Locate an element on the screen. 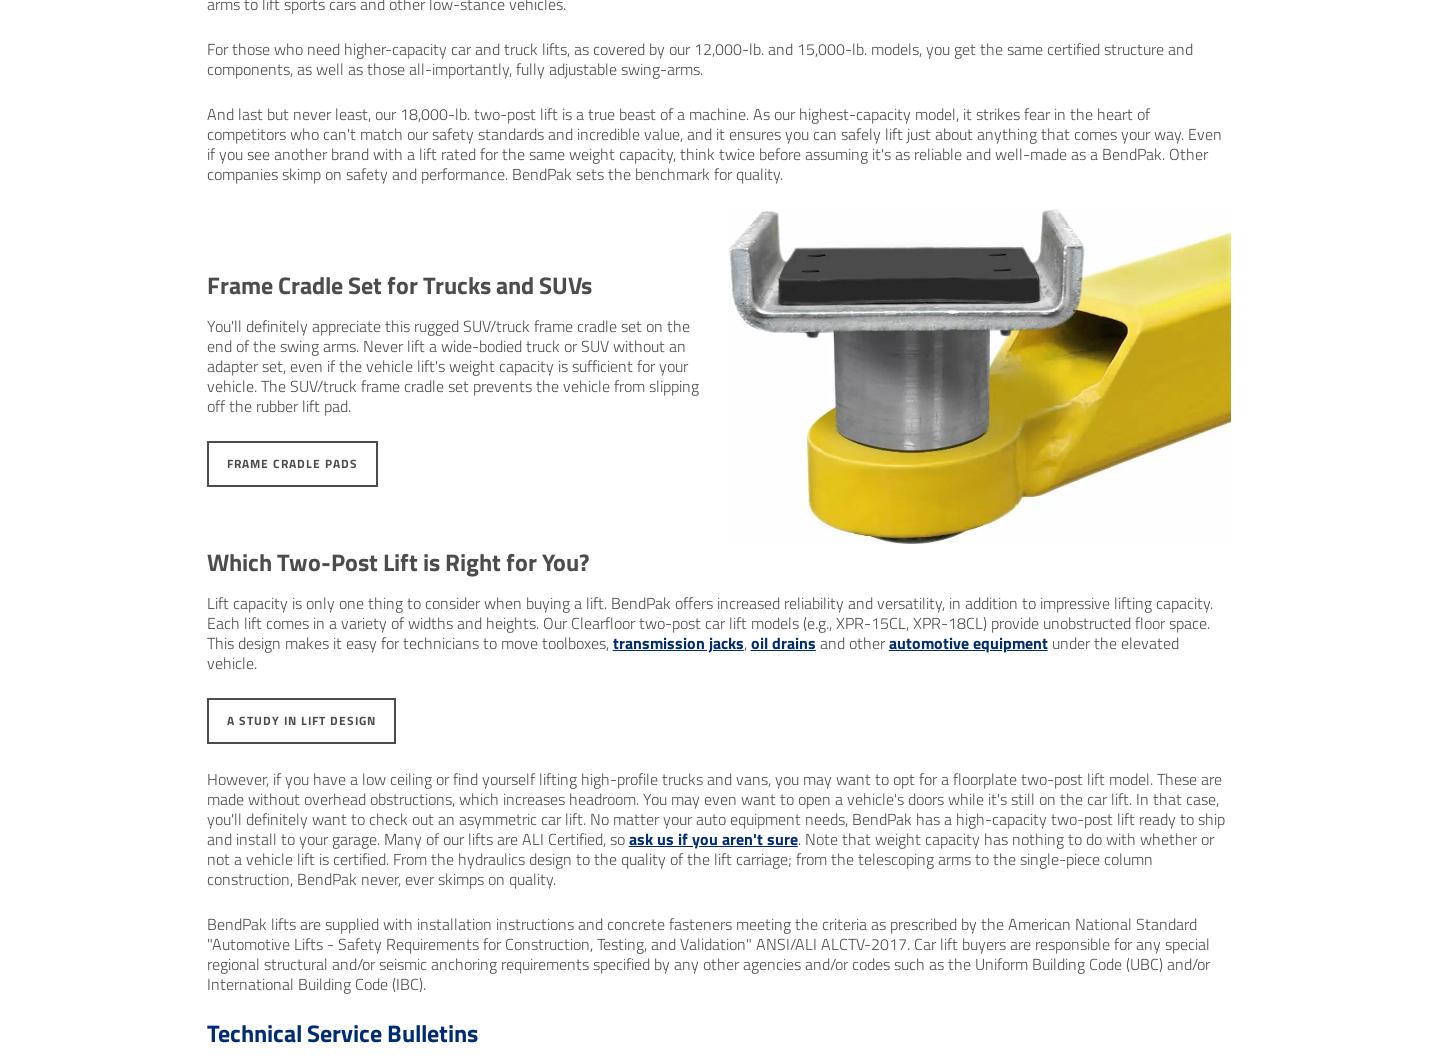 This screenshot has height=1062, width=1440. 'Technical Service Bulletins' is located at coordinates (341, 1032).